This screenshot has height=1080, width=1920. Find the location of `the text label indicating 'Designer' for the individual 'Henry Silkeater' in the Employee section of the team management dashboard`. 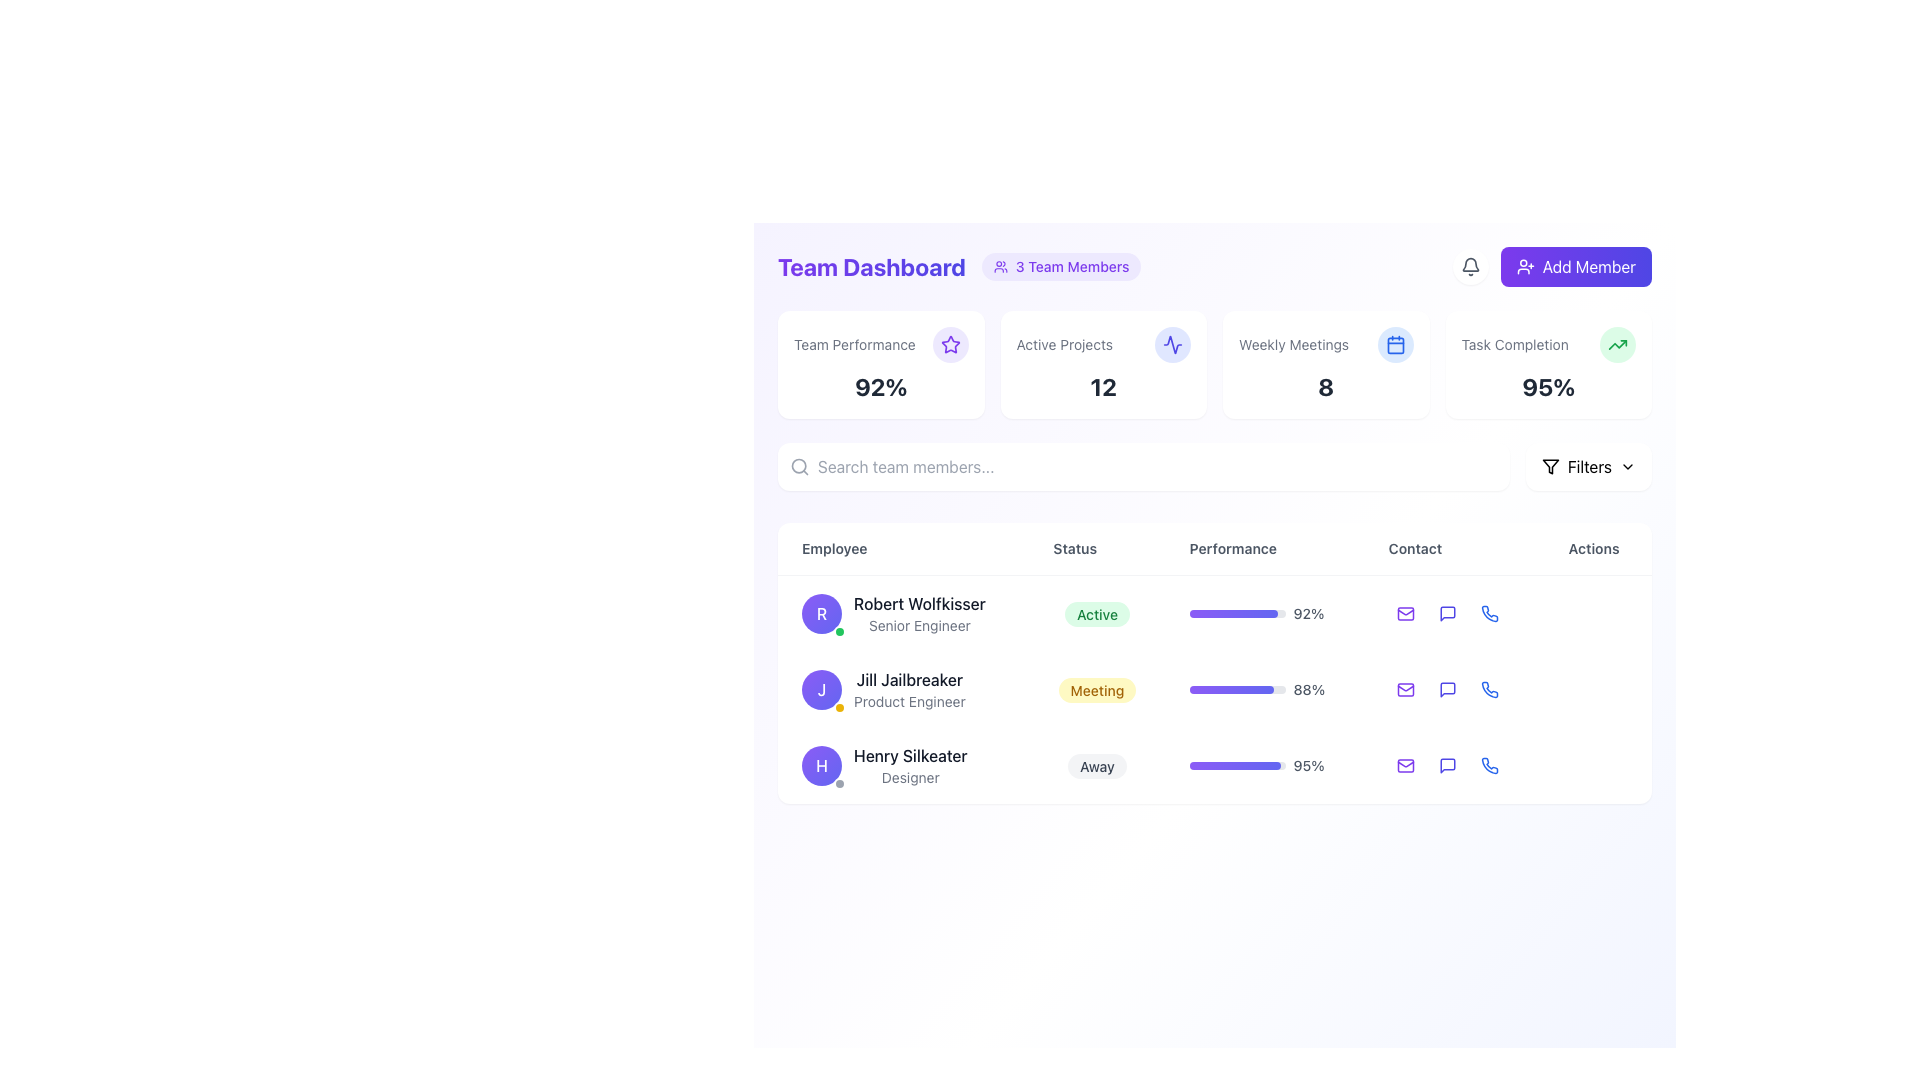

the text label indicating 'Designer' for the individual 'Henry Silkeater' in the Employee section of the team management dashboard is located at coordinates (909, 777).